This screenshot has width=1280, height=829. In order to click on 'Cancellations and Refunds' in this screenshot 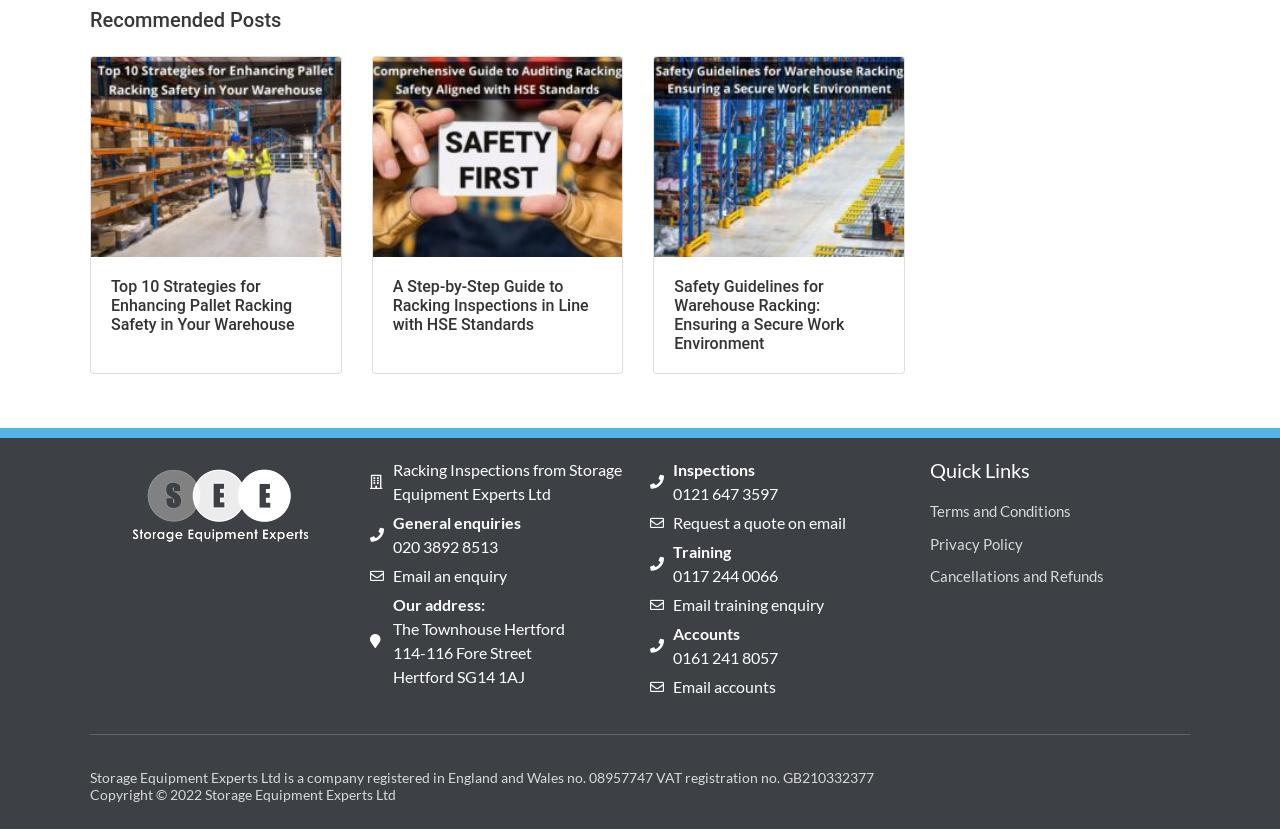, I will do `click(929, 574)`.